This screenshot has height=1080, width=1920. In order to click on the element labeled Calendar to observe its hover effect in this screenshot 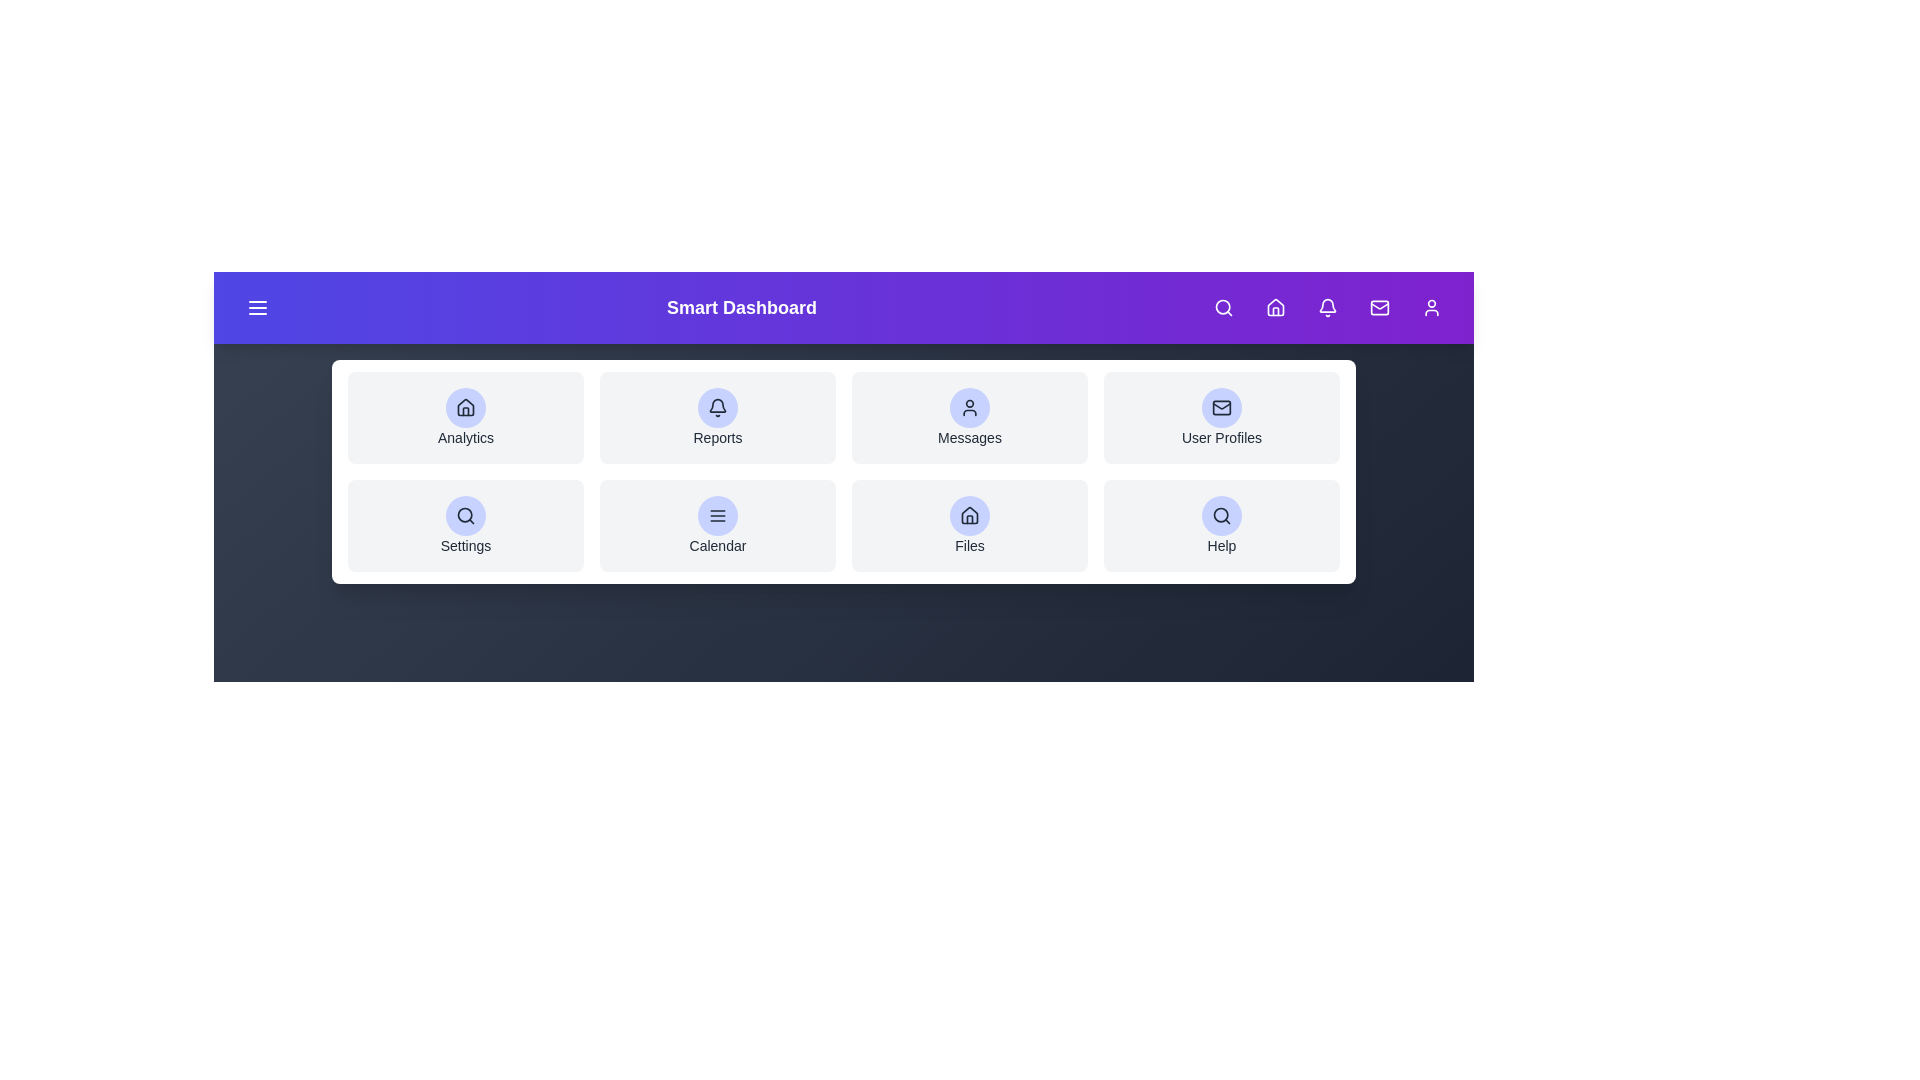, I will do `click(718, 524)`.